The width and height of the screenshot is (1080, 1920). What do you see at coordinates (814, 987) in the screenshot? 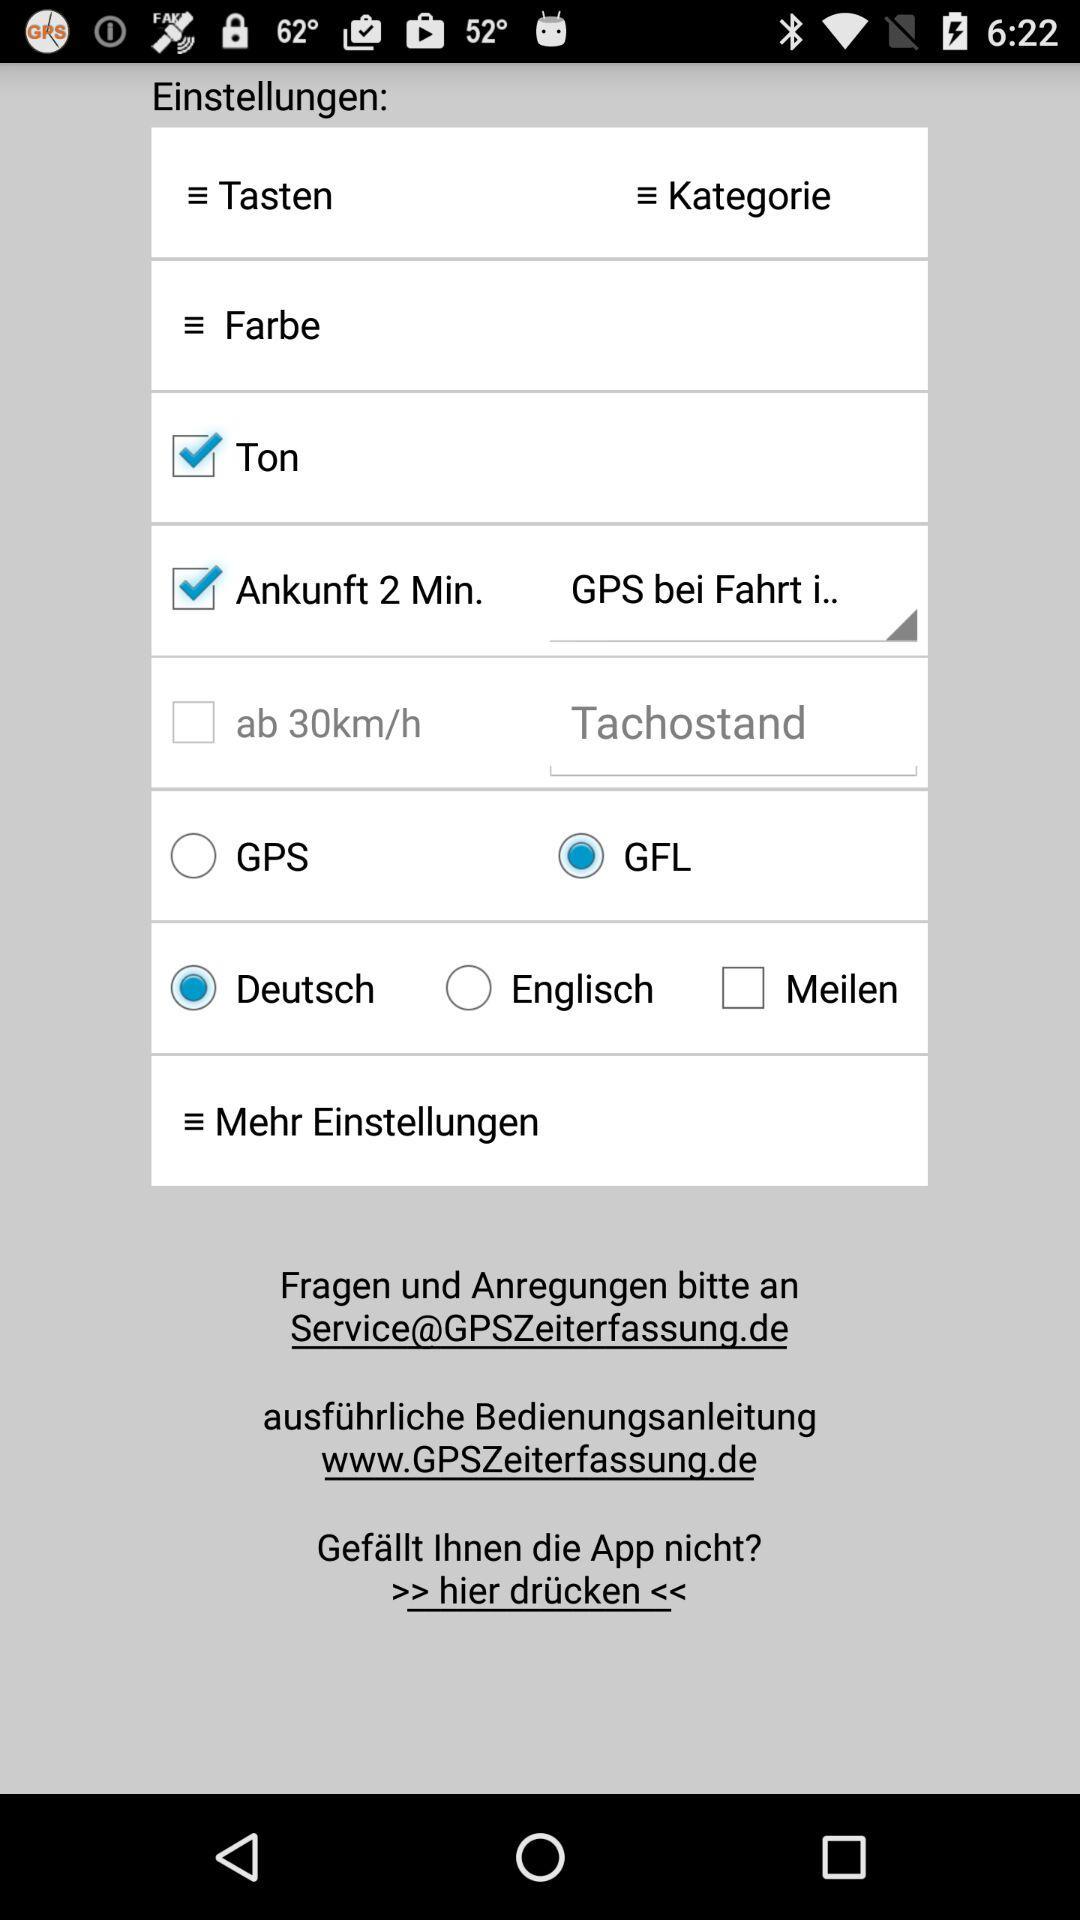
I see `icon to the right of englisch item` at bounding box center [814, 987].